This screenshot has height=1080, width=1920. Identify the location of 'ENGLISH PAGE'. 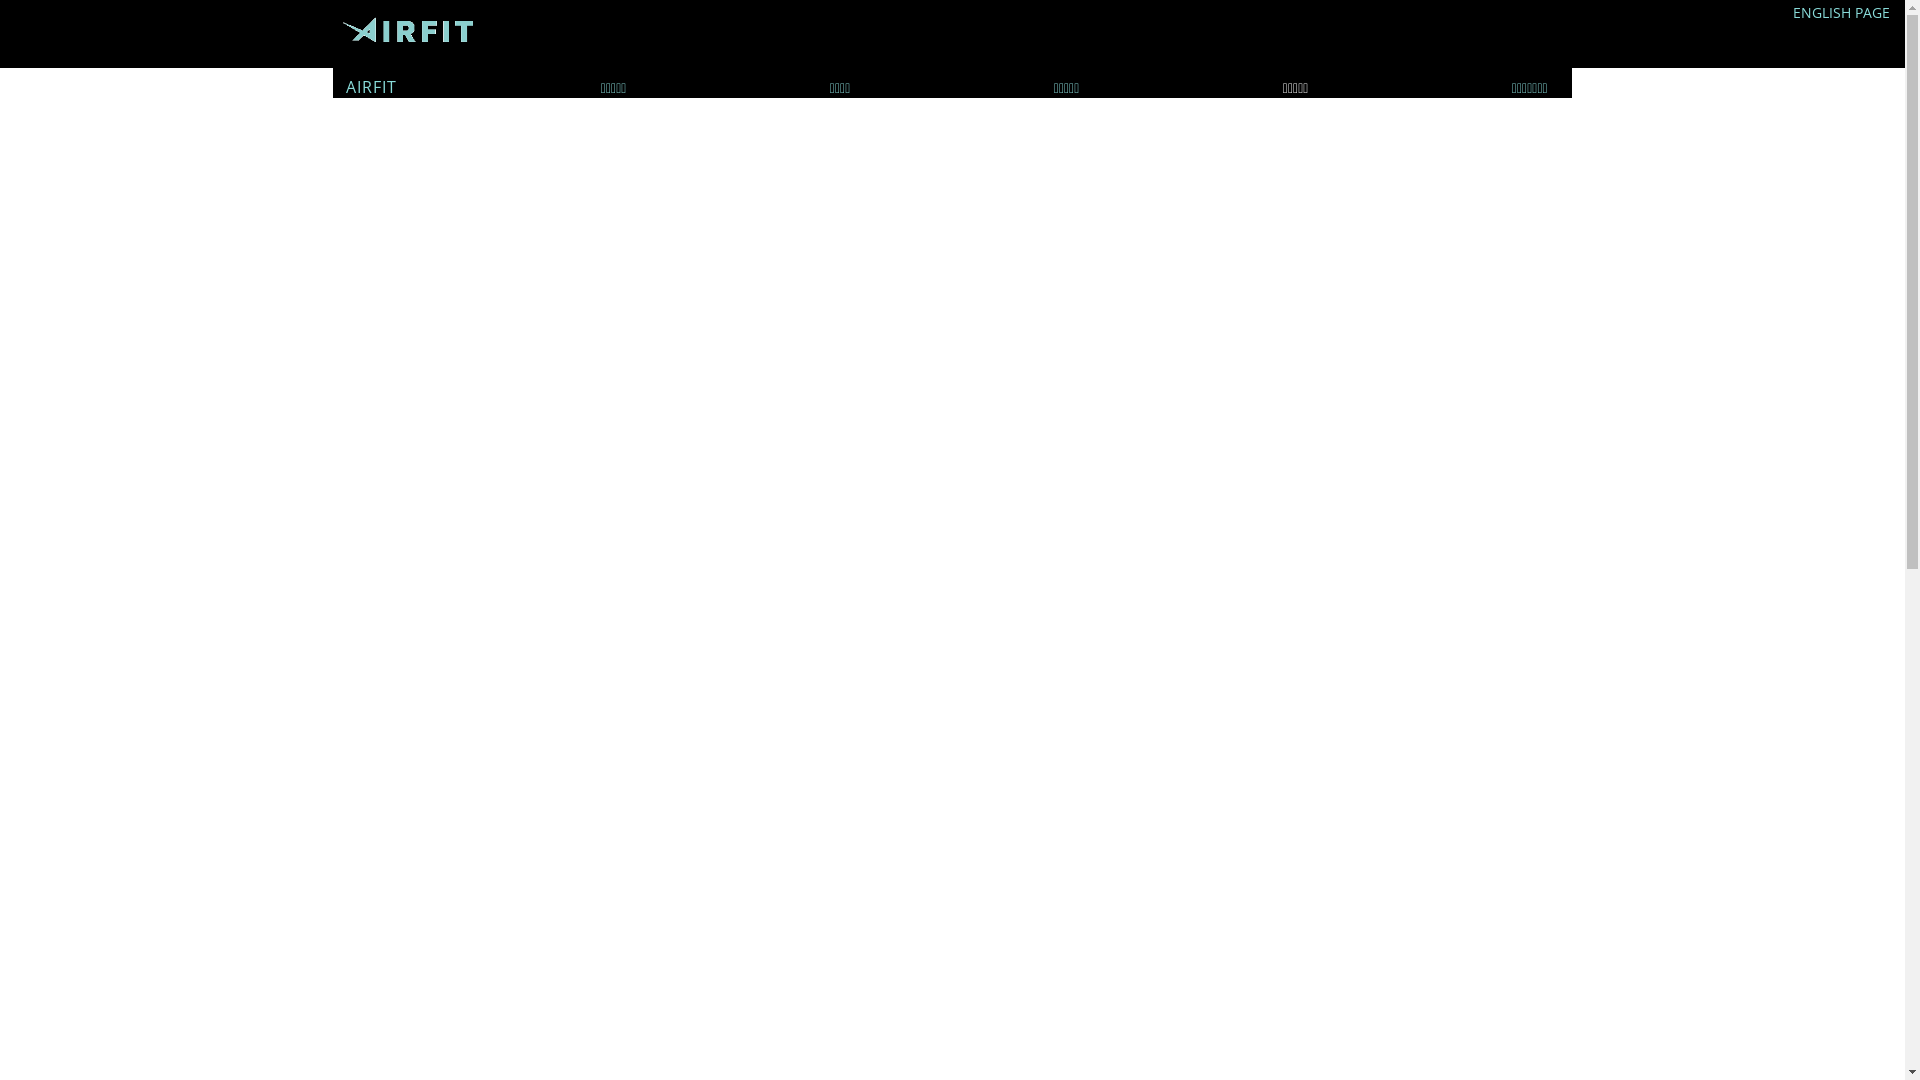
(1793, 12).